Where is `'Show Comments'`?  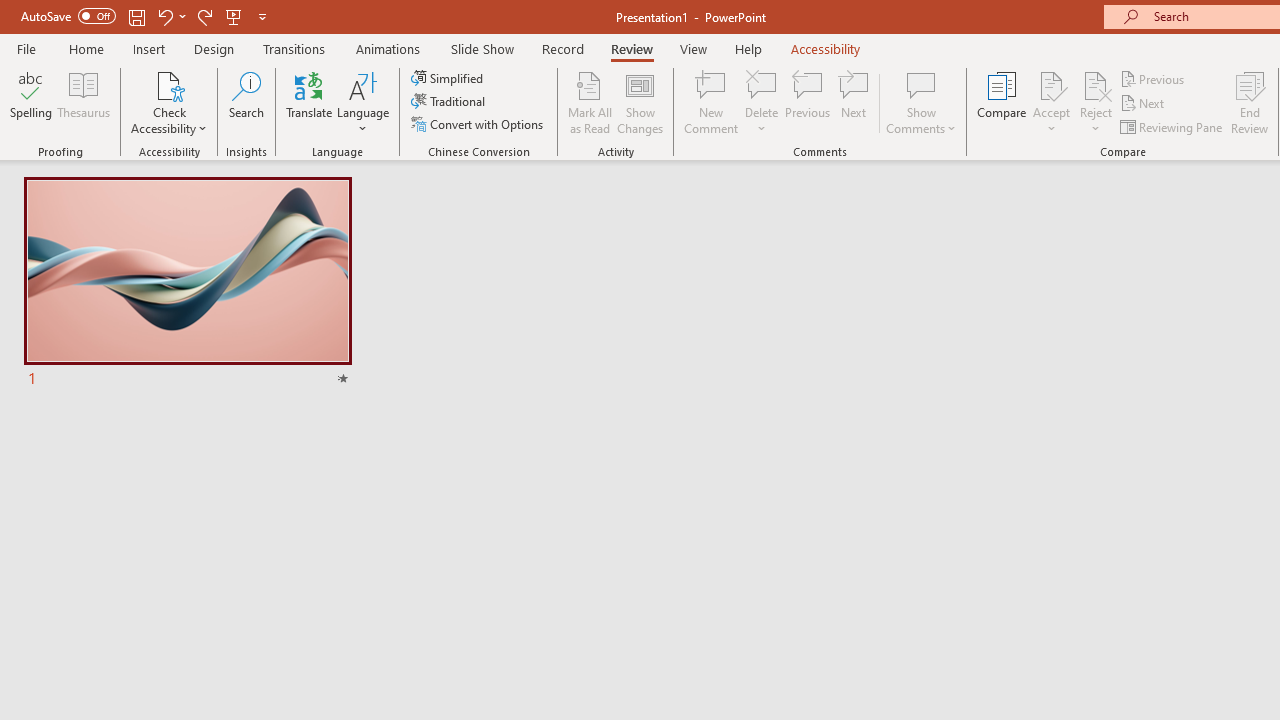
'Show Comments' is located at coordinates (920, 84).